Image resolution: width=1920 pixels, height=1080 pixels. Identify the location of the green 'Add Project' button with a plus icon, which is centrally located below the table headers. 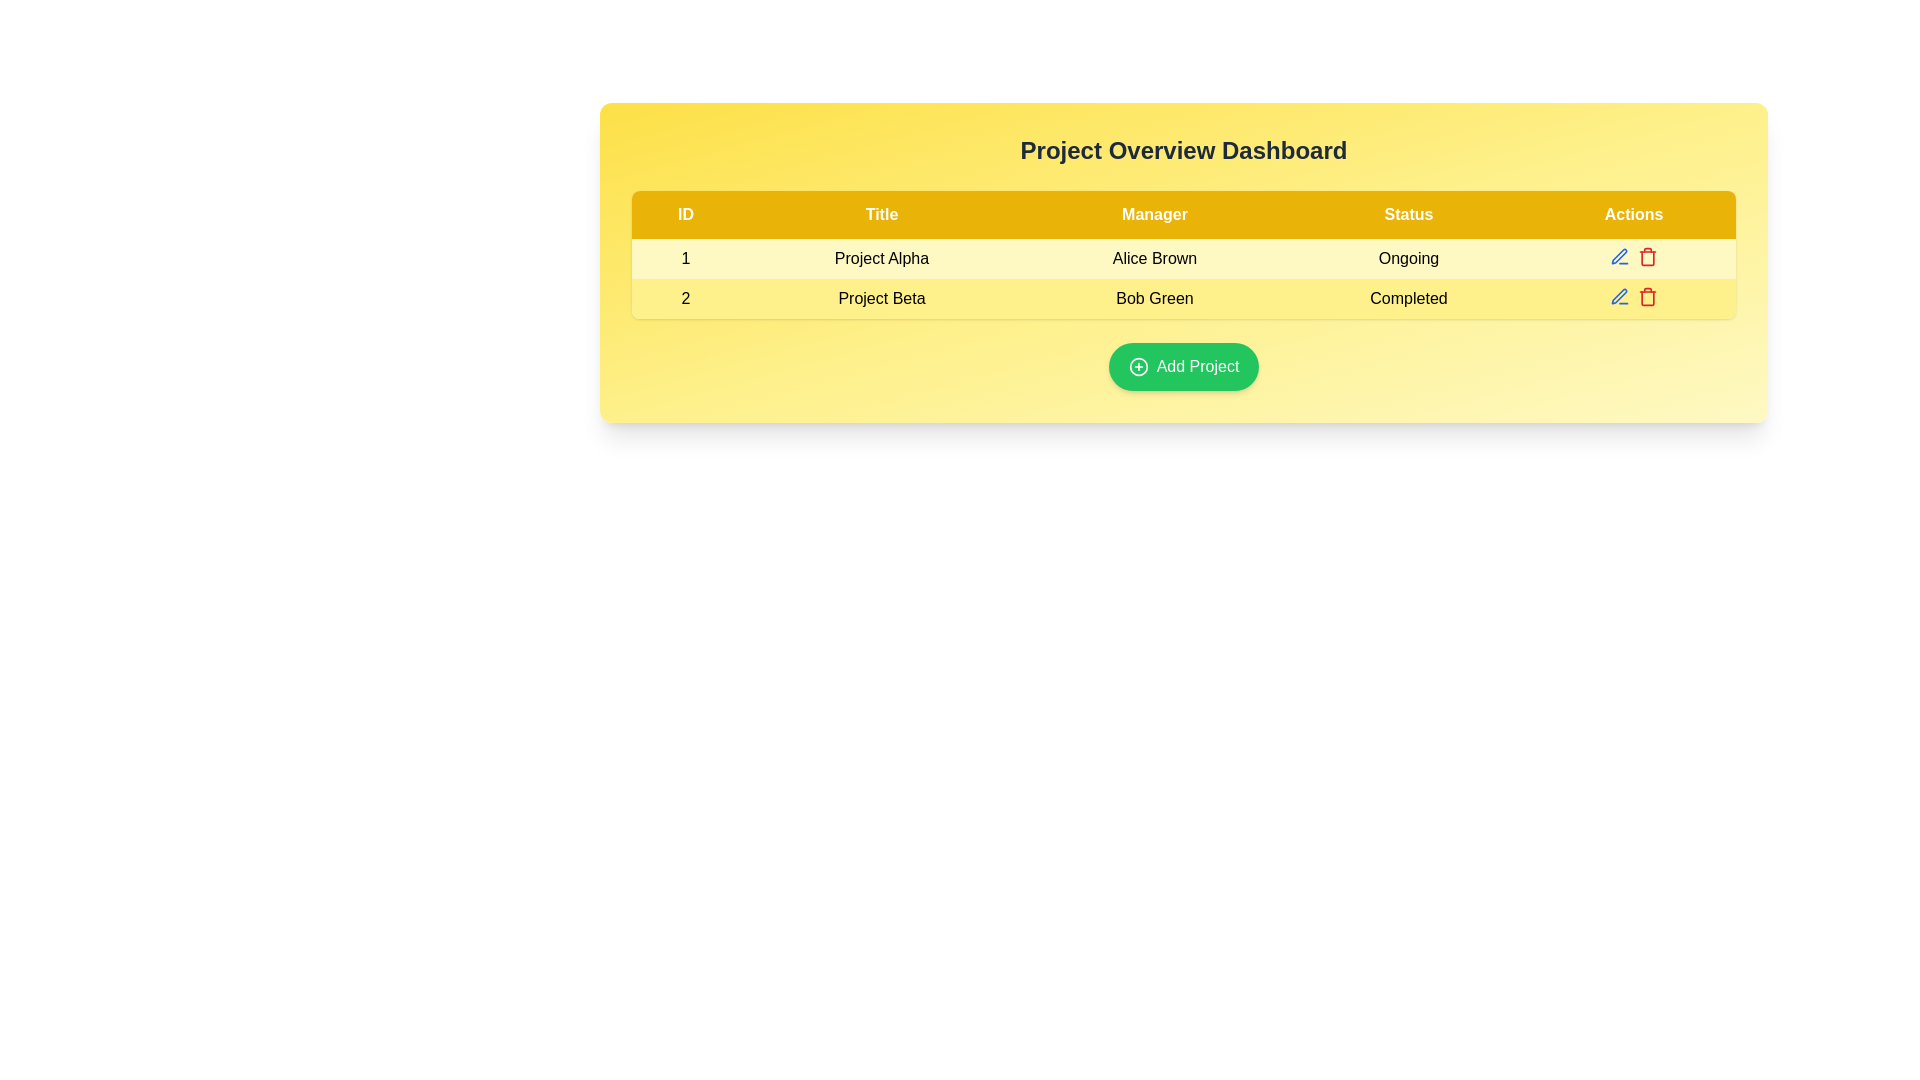
(1184, 366).